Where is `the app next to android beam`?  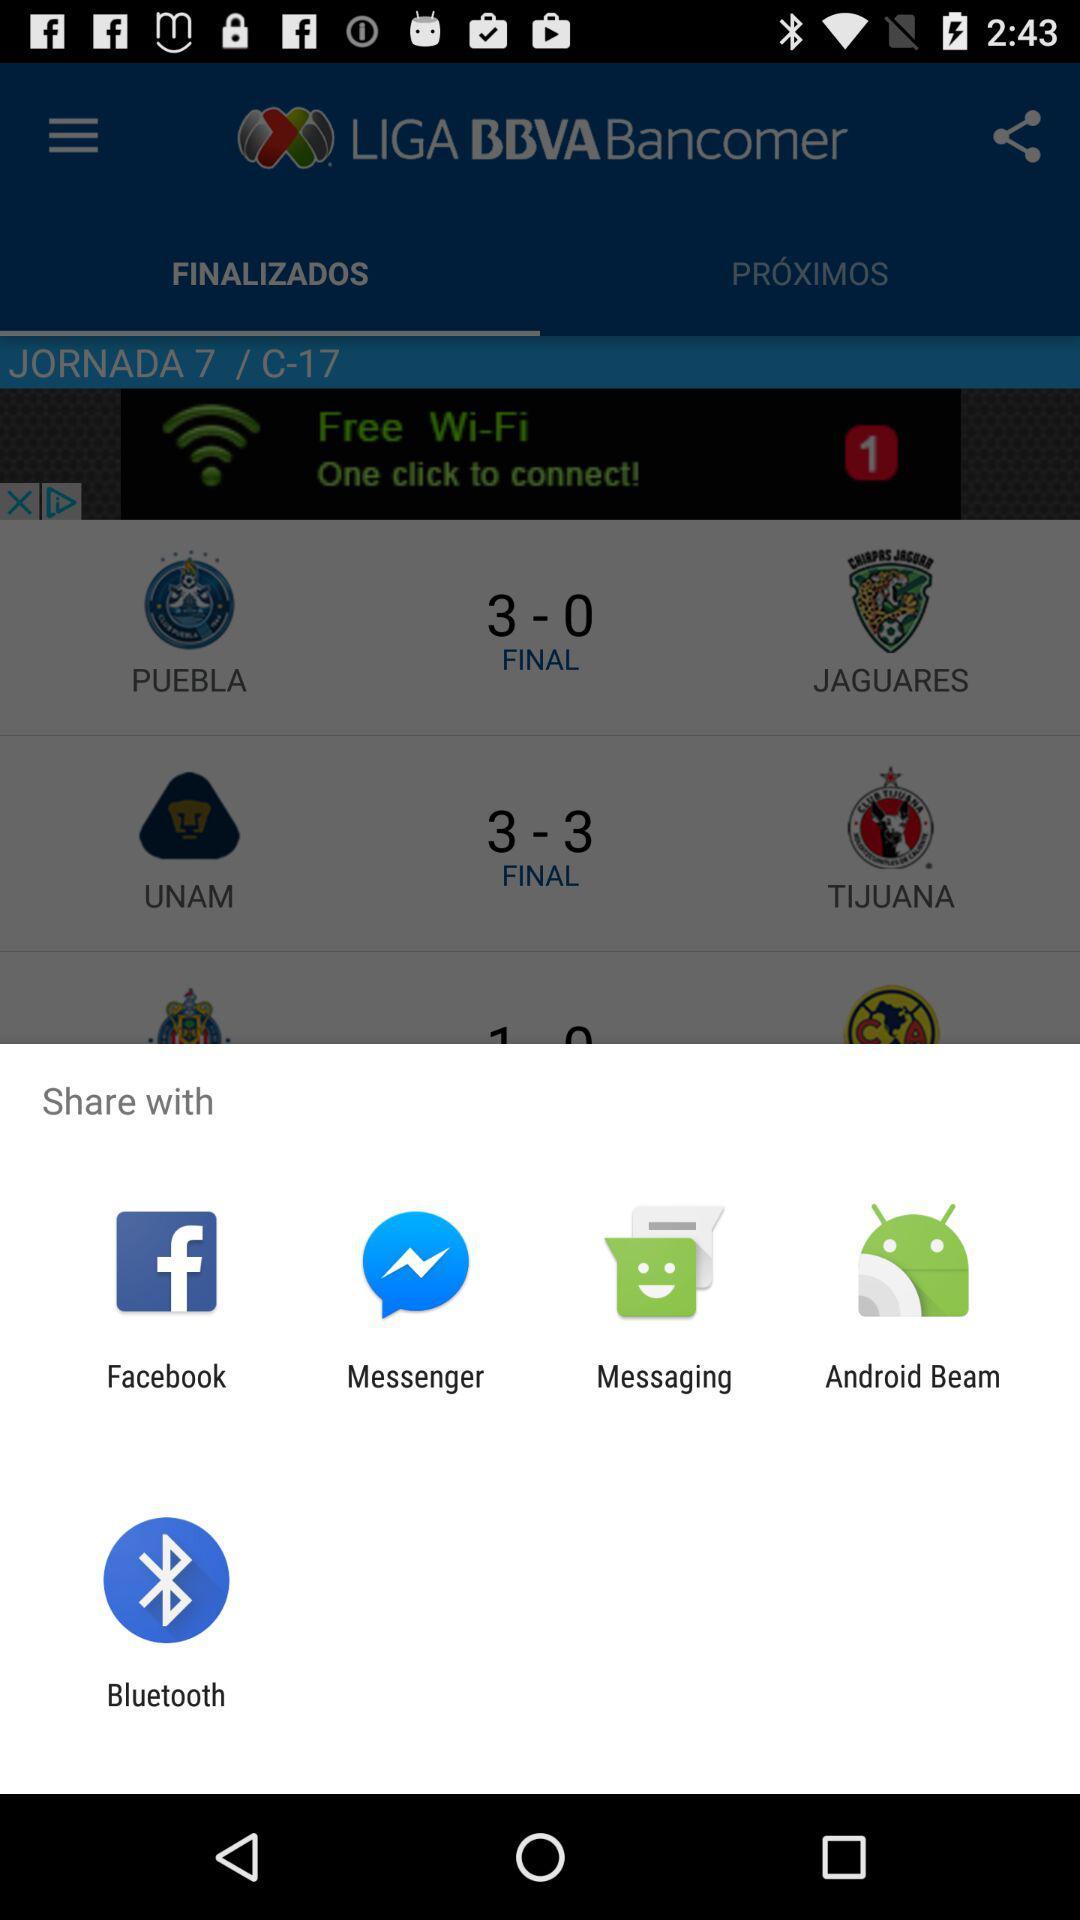 the app next to android beam is located at coordinates (664, 1392).